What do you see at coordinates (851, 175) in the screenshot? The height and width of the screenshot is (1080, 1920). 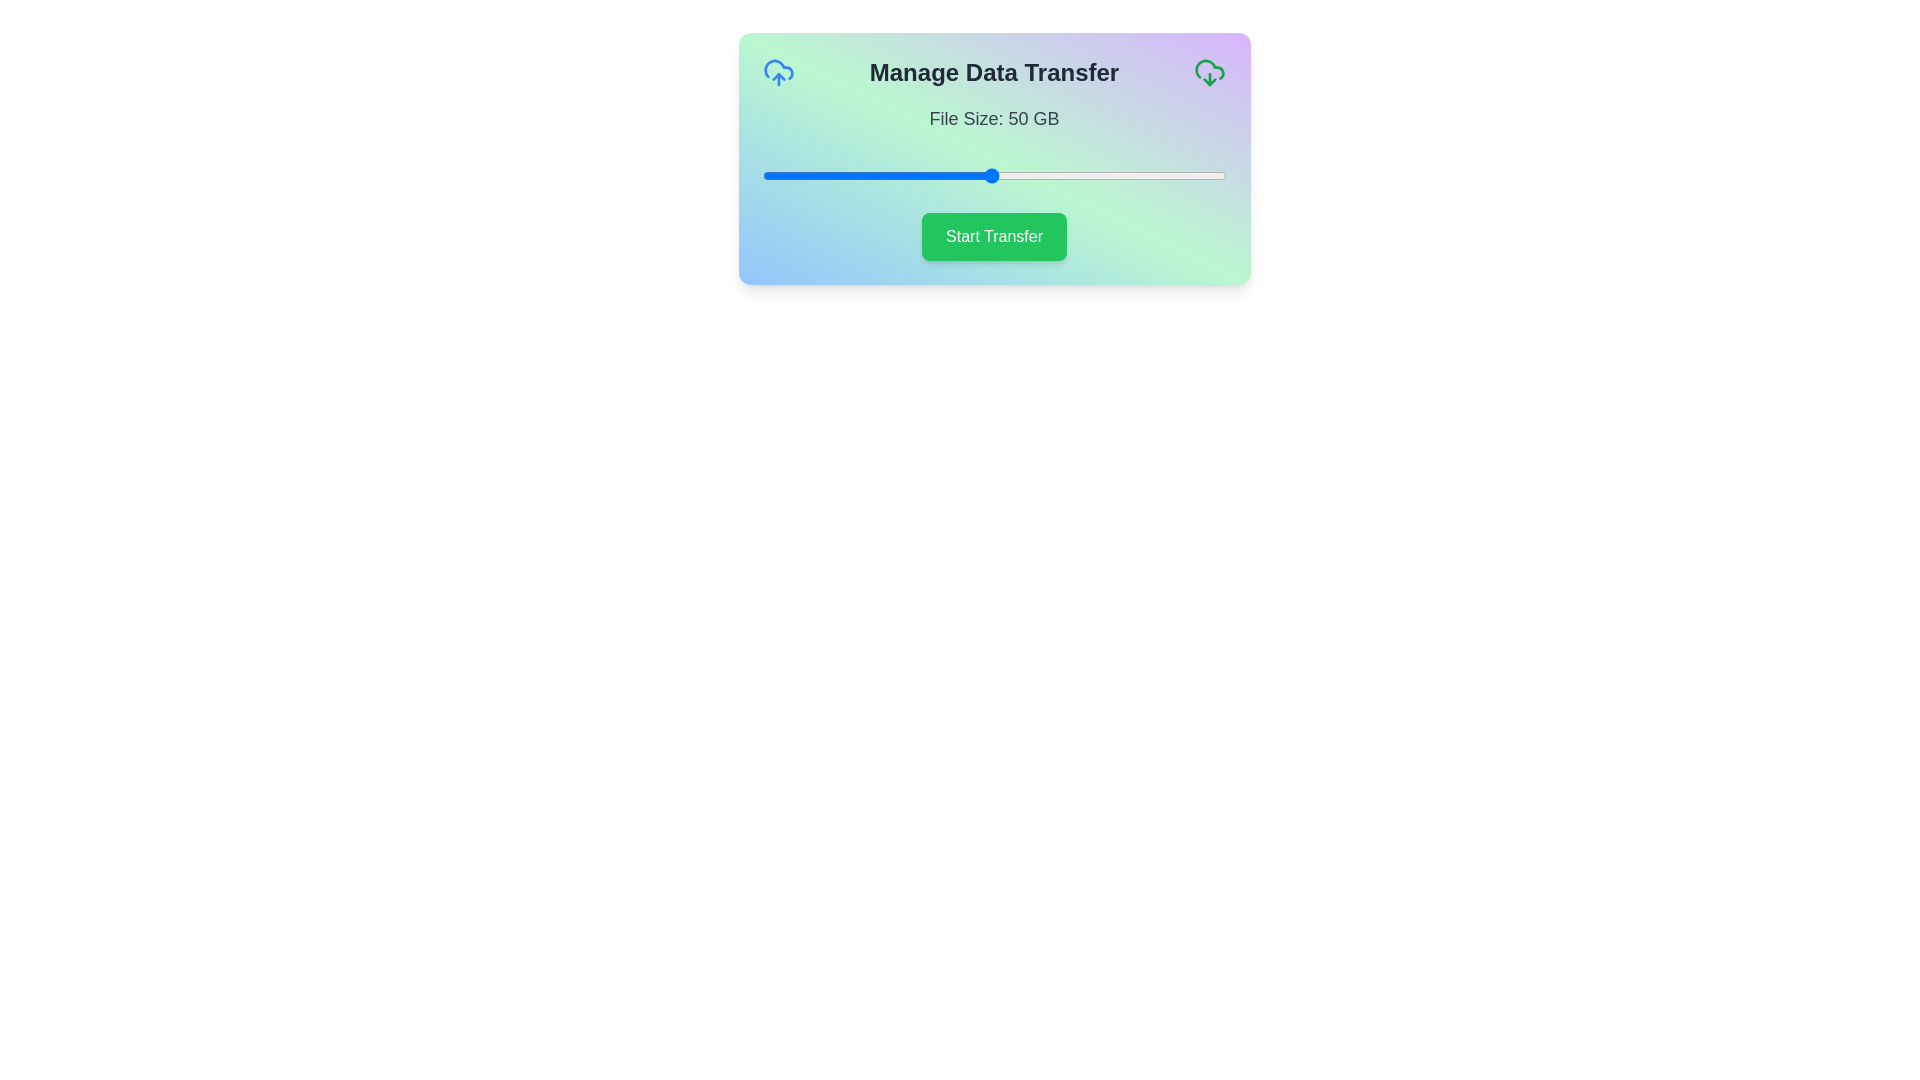 I see `the slider to set the file size to 20 GB` at bounding box center [851, 175].